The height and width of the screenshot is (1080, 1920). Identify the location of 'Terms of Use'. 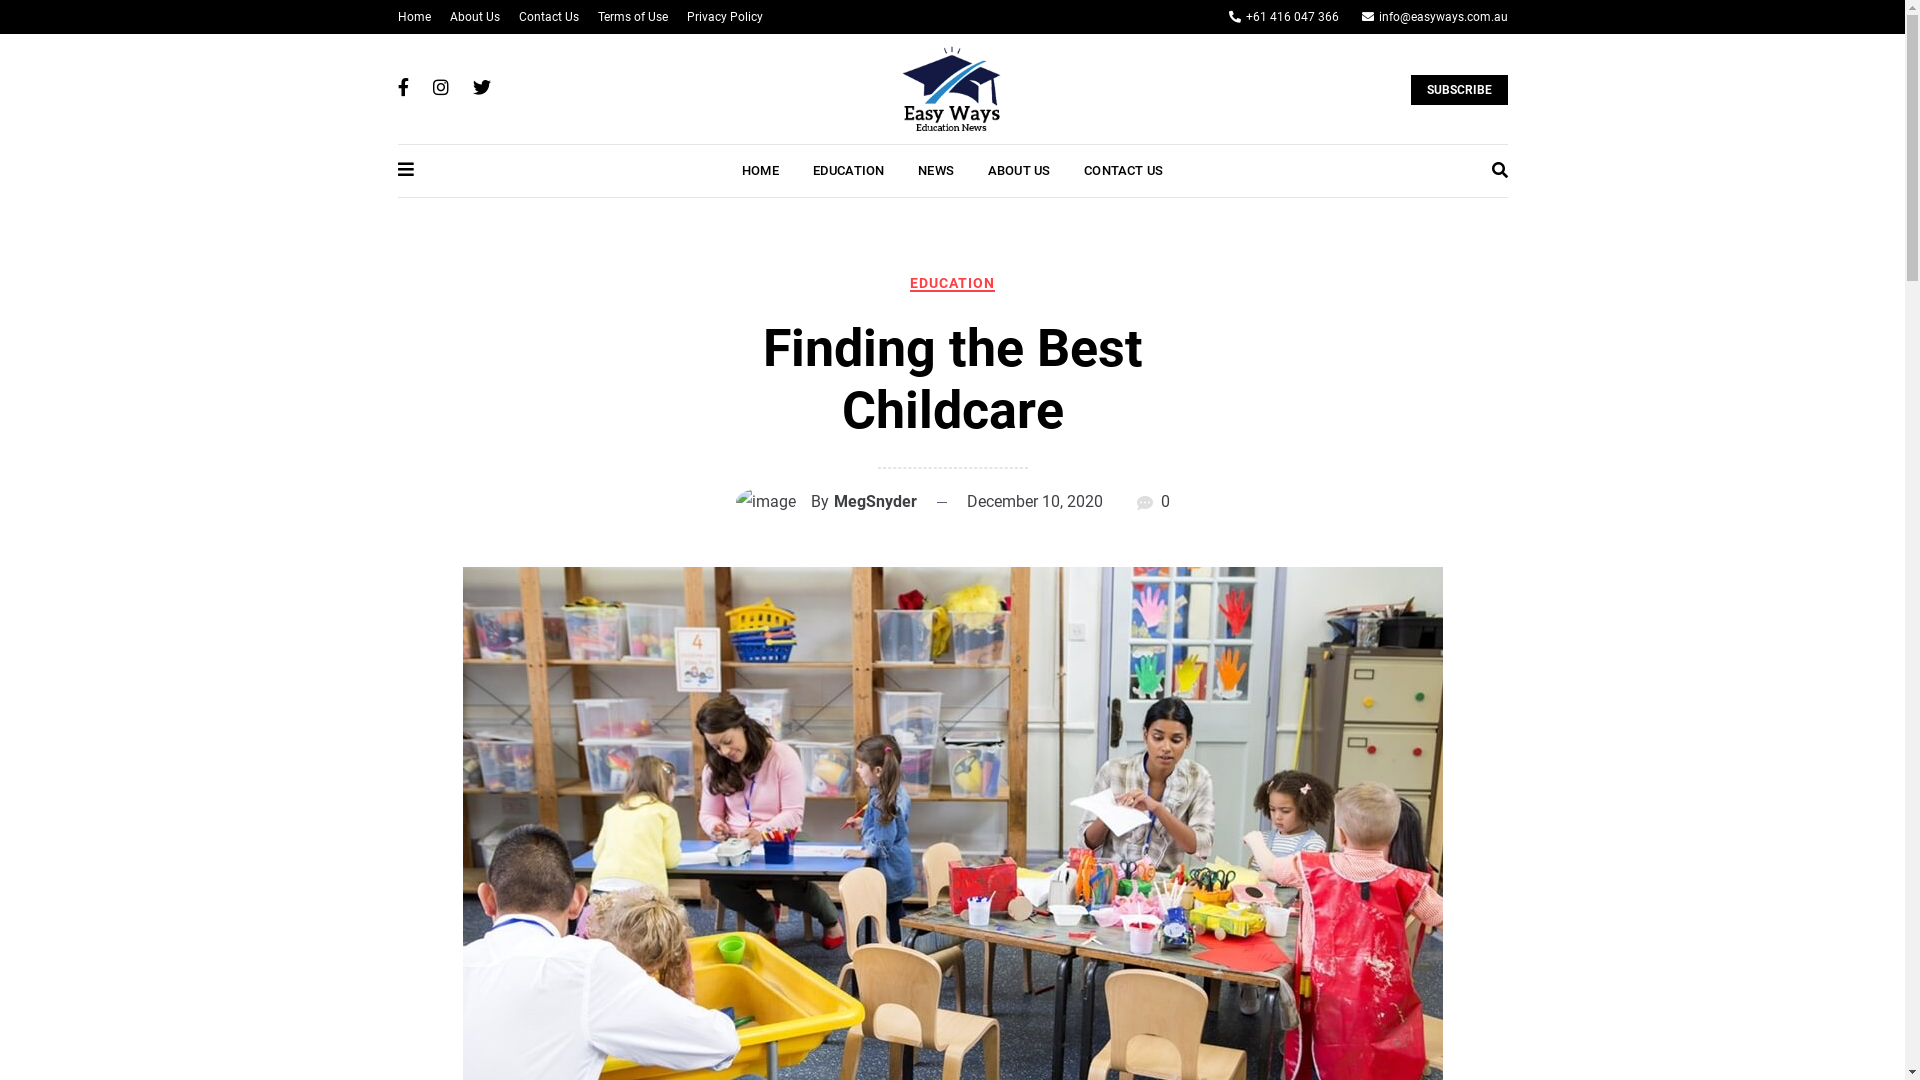
(632, 16).